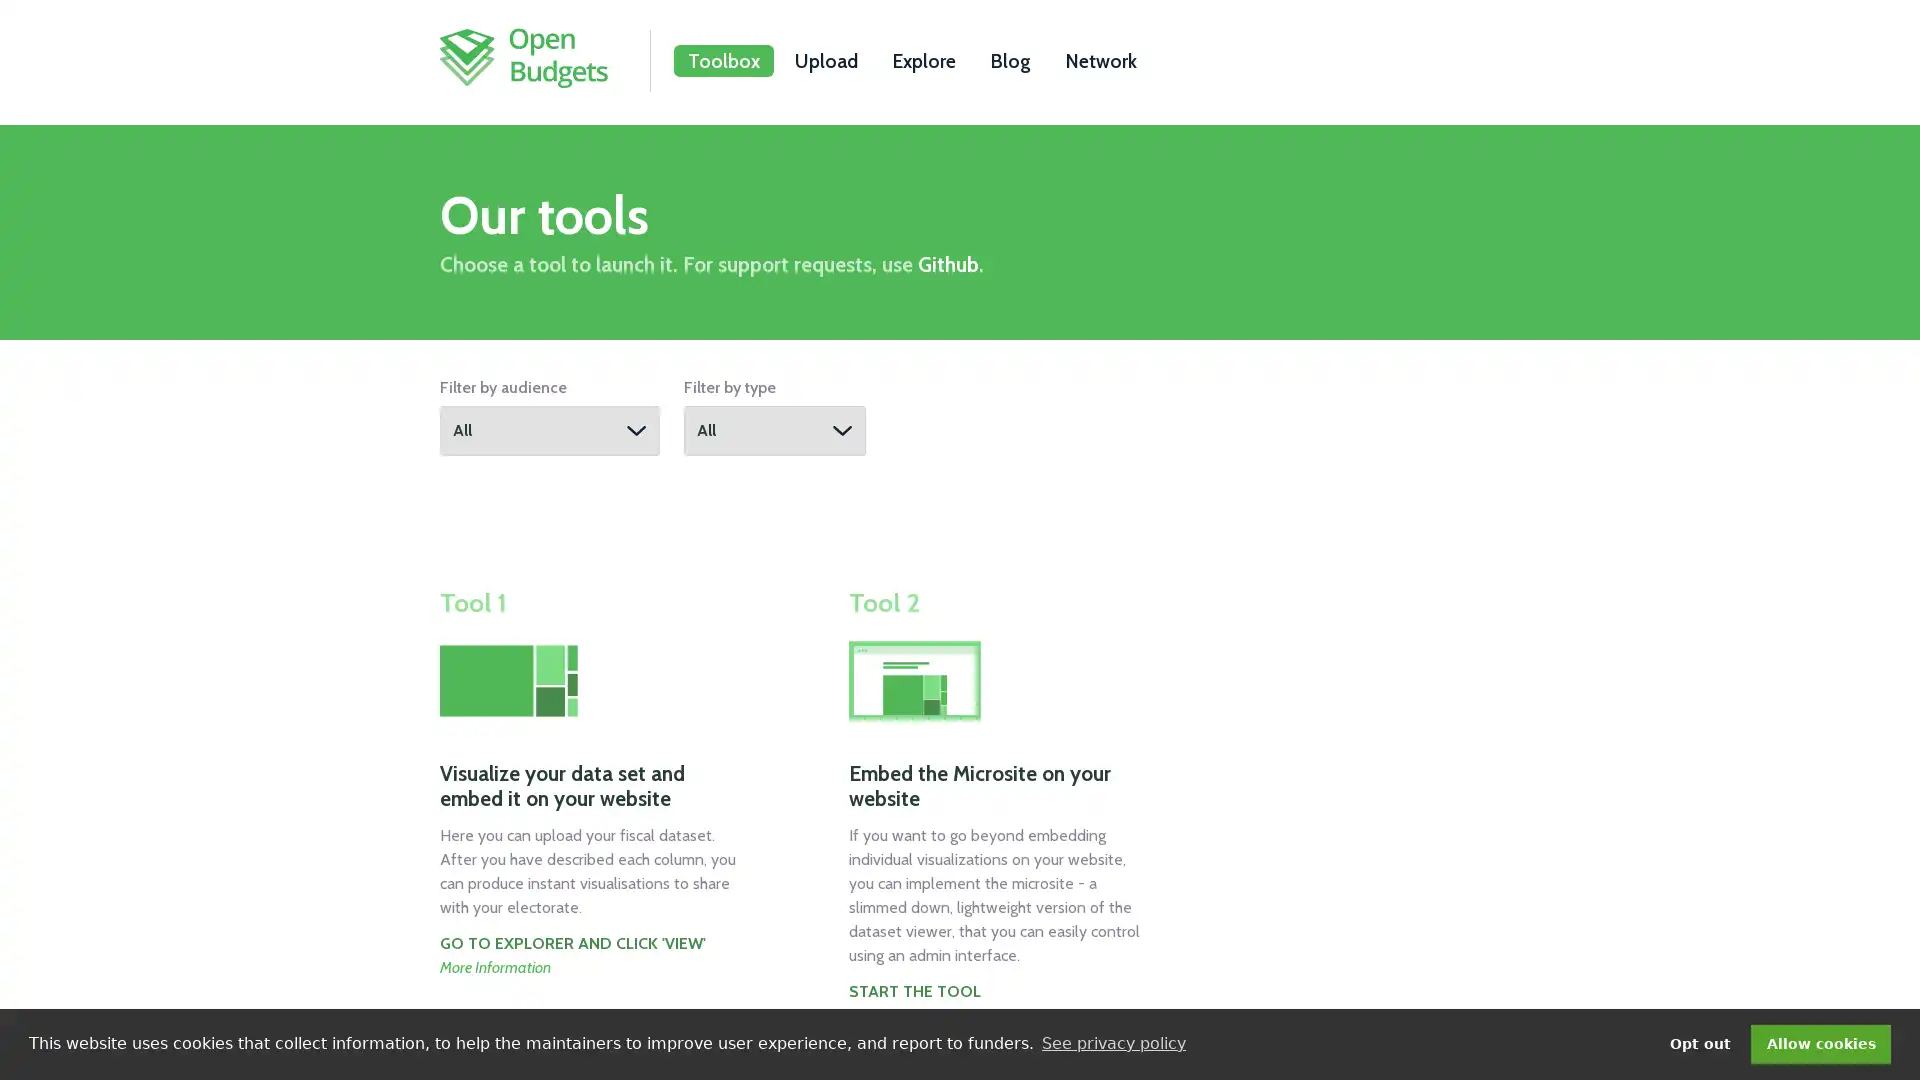 This screenshot has width=1920, height=1080. I want to click on learn more about cookies, so click(1112, 1043).